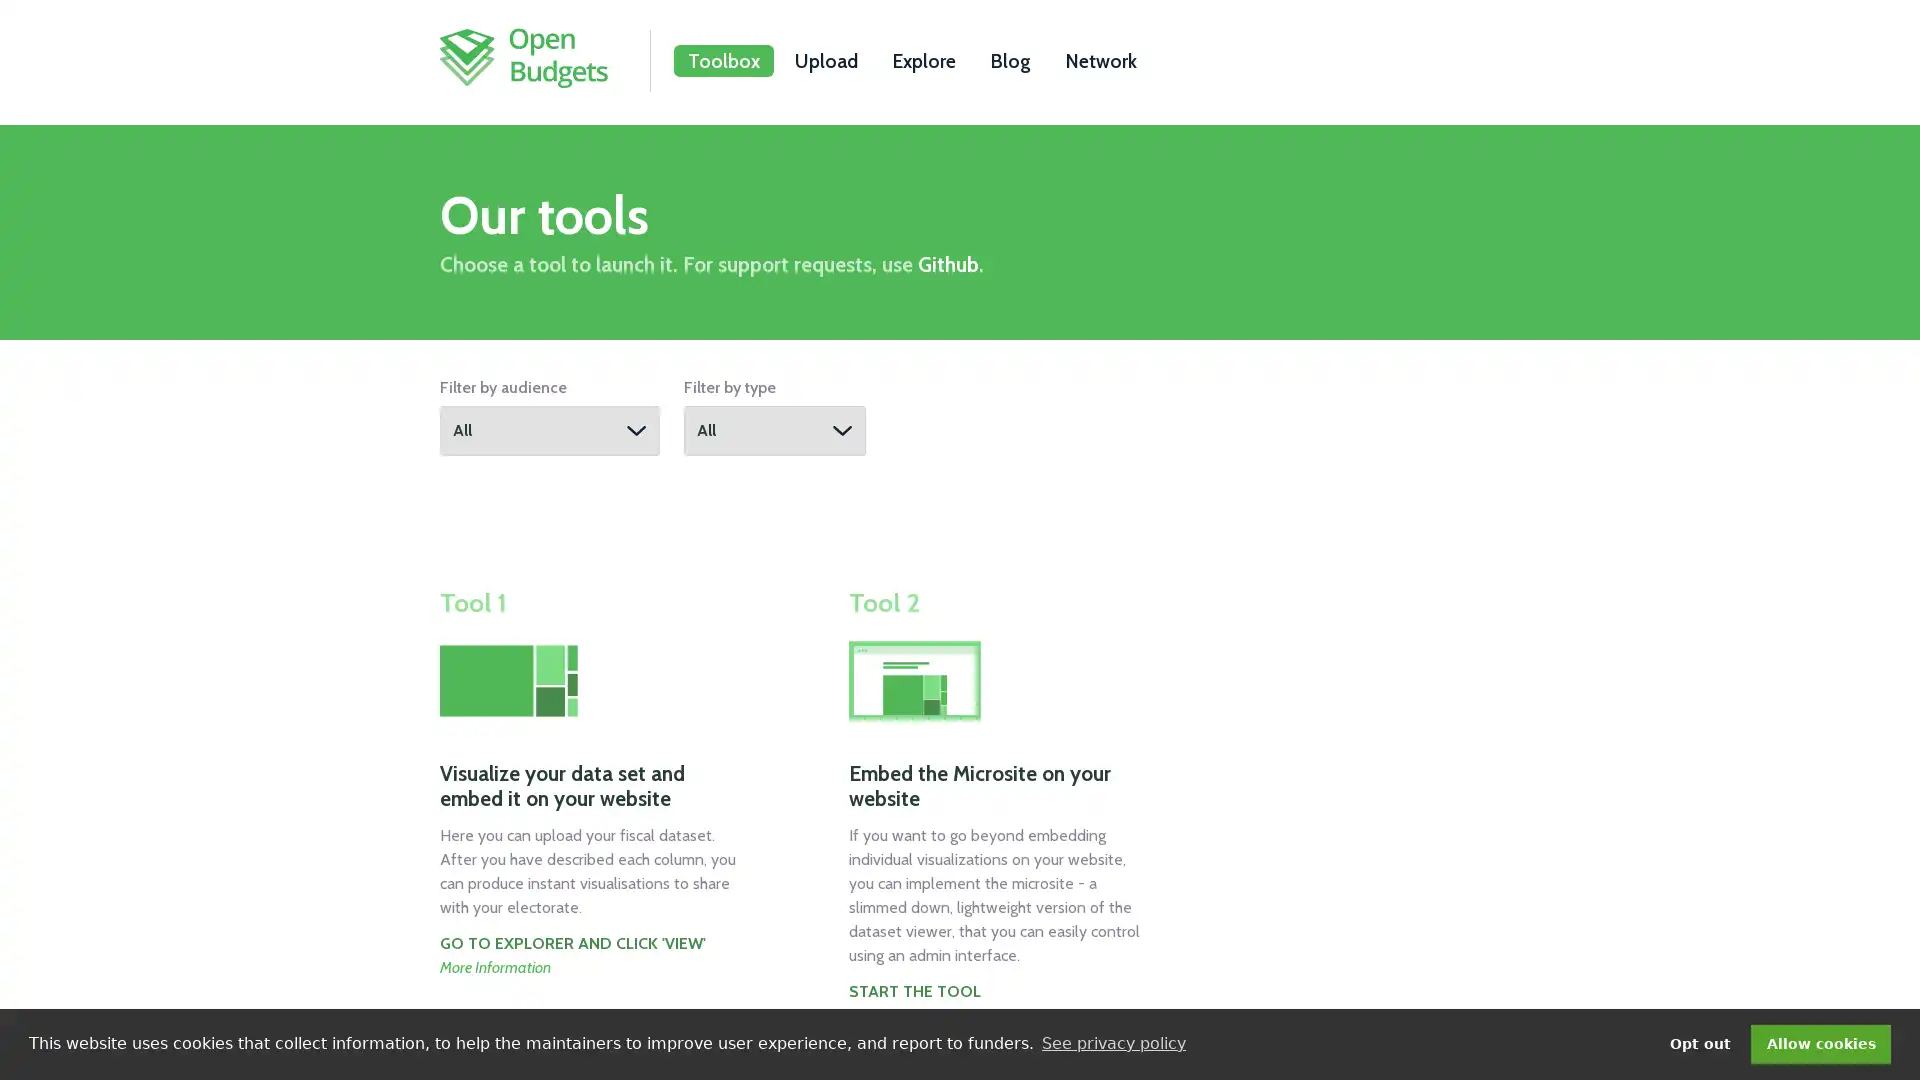 This screenshot has width=1920, height=1080. I want to click on learn more about cookies, so click(1112, 1043).